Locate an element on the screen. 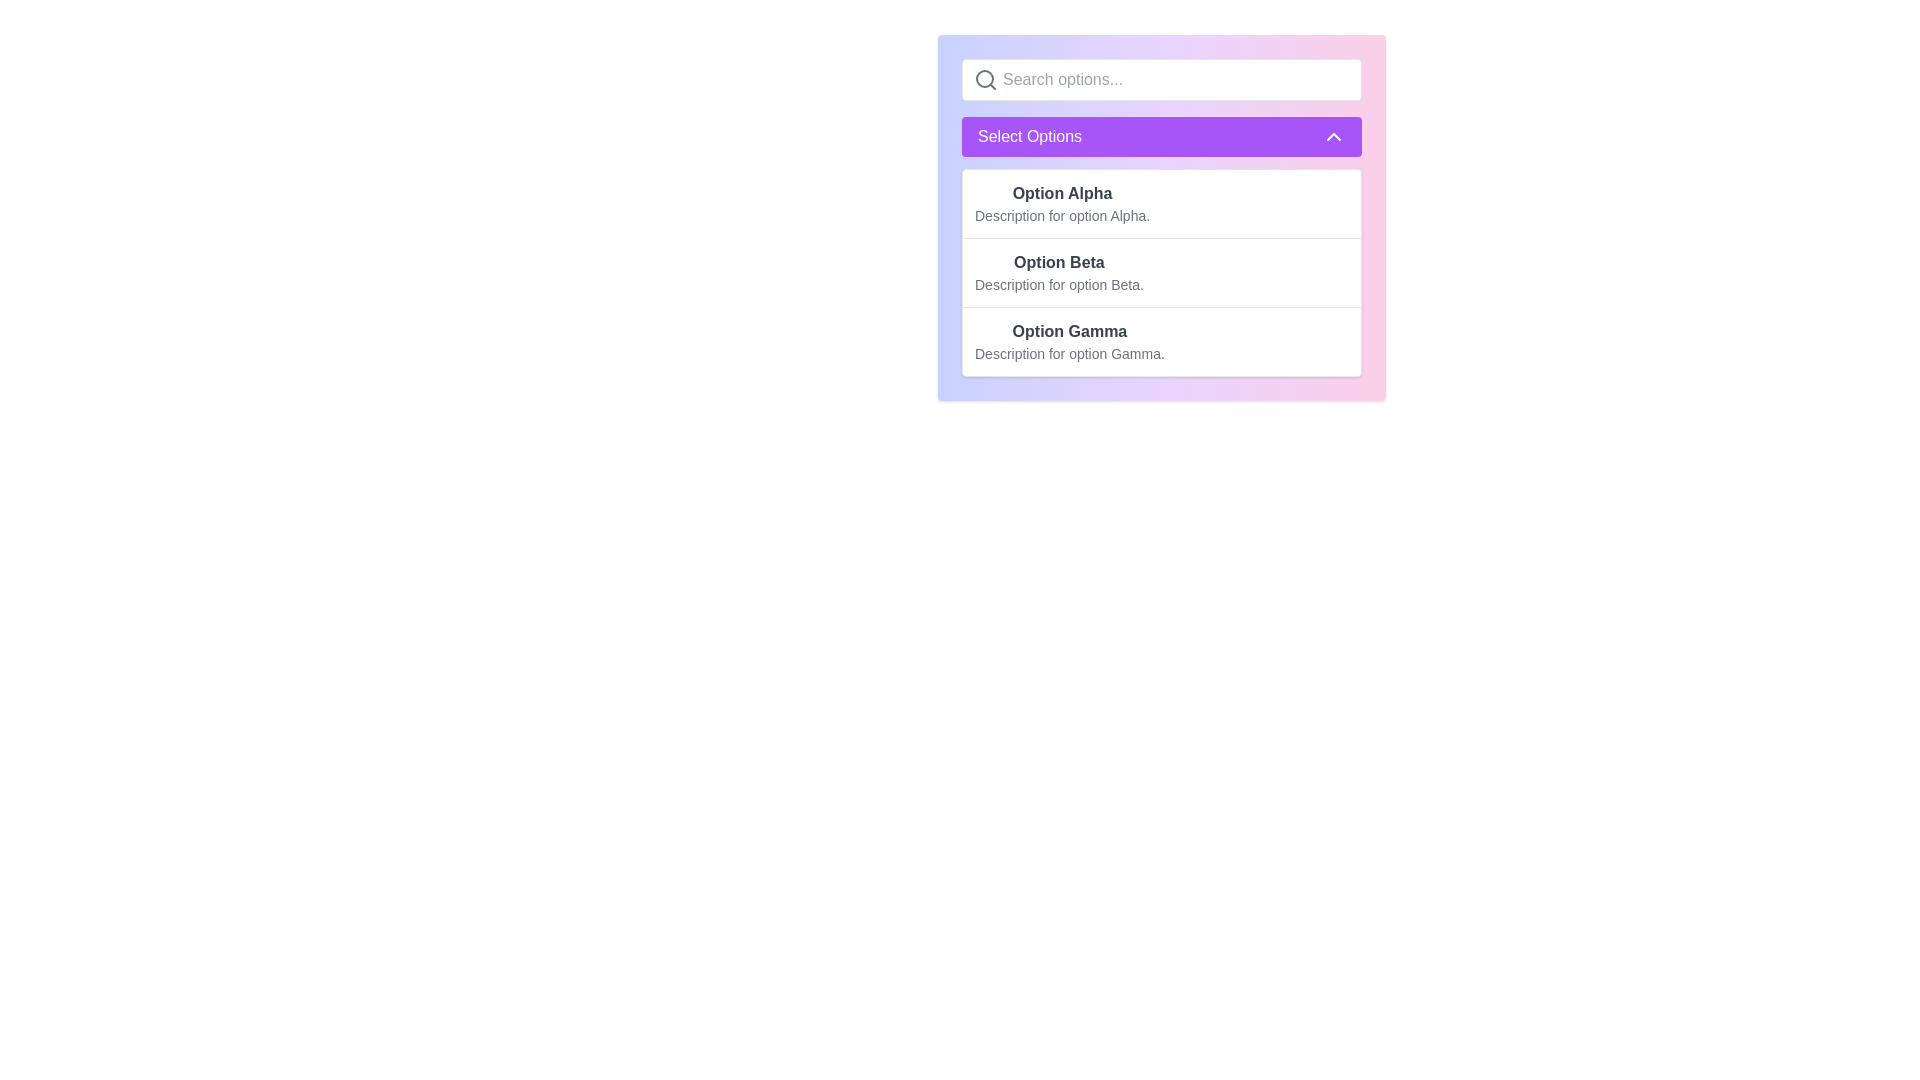 This screenshot has height=1080, width=1920. the 'Gamma' option from the dropdown menu by clicking on its corresponding text label located above the description text is located at coordinates (1069, 330).